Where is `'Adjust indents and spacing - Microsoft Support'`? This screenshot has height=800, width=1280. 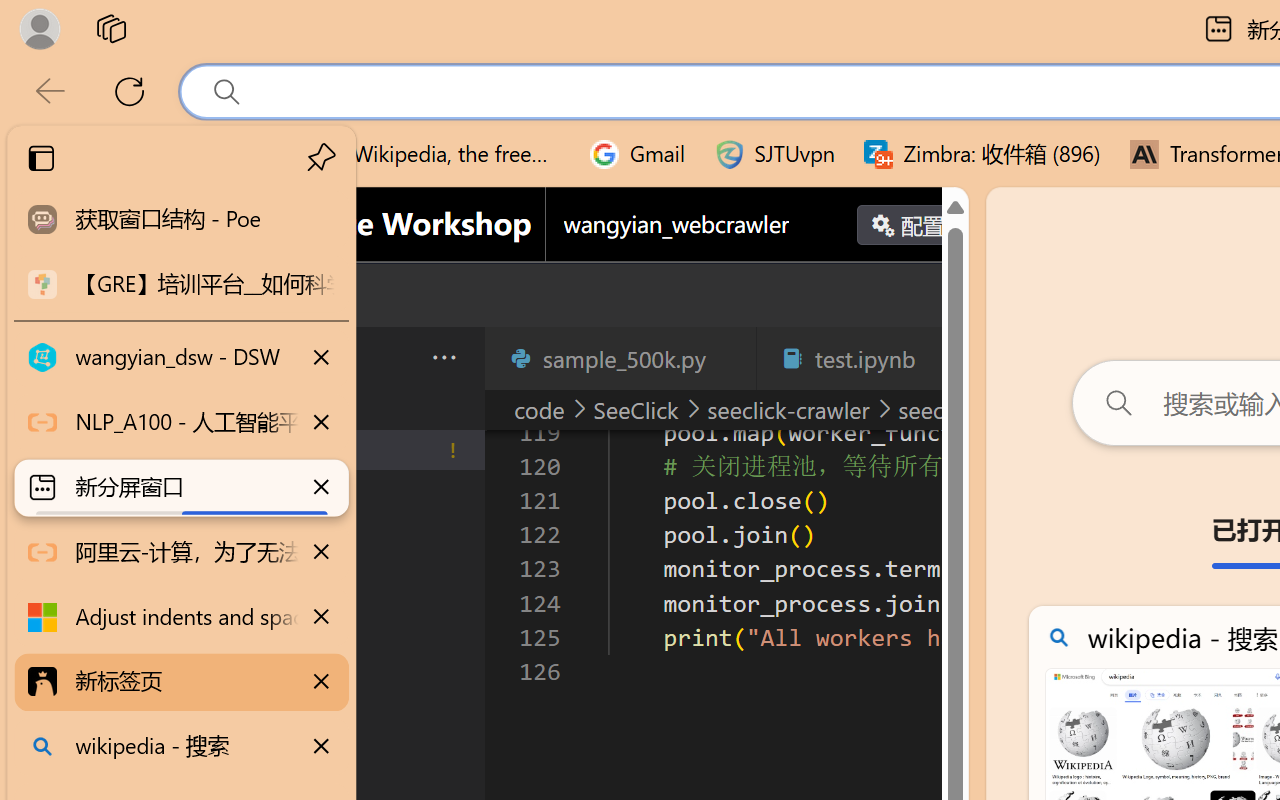
'Adjust indents and spacing - Microsoft Support' is located at coordinates (181, 617).